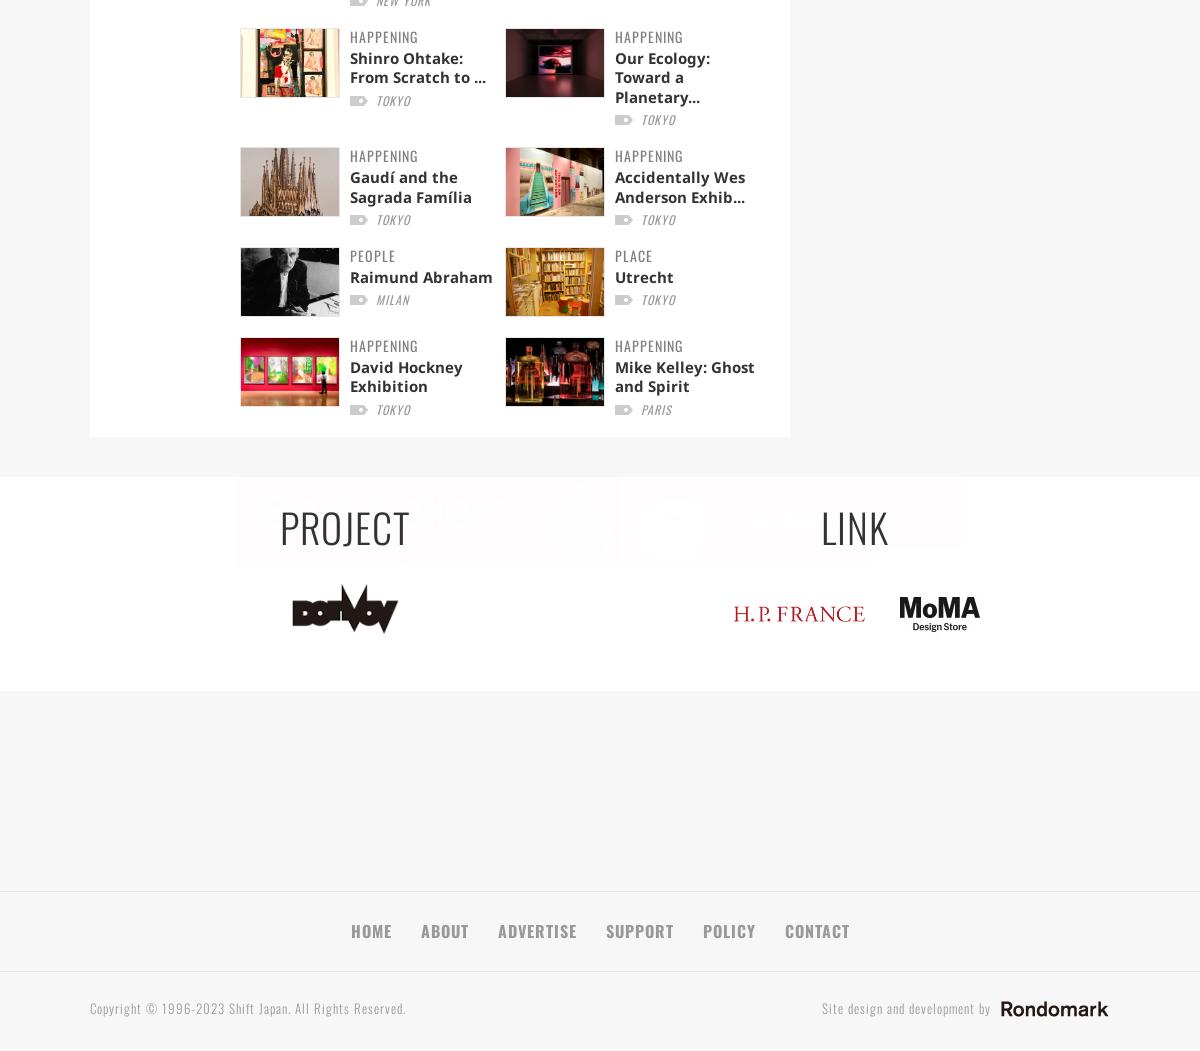  Describe the element at coordinates (702, 930) in the screenshot. I see `'POLICY'` at that location.